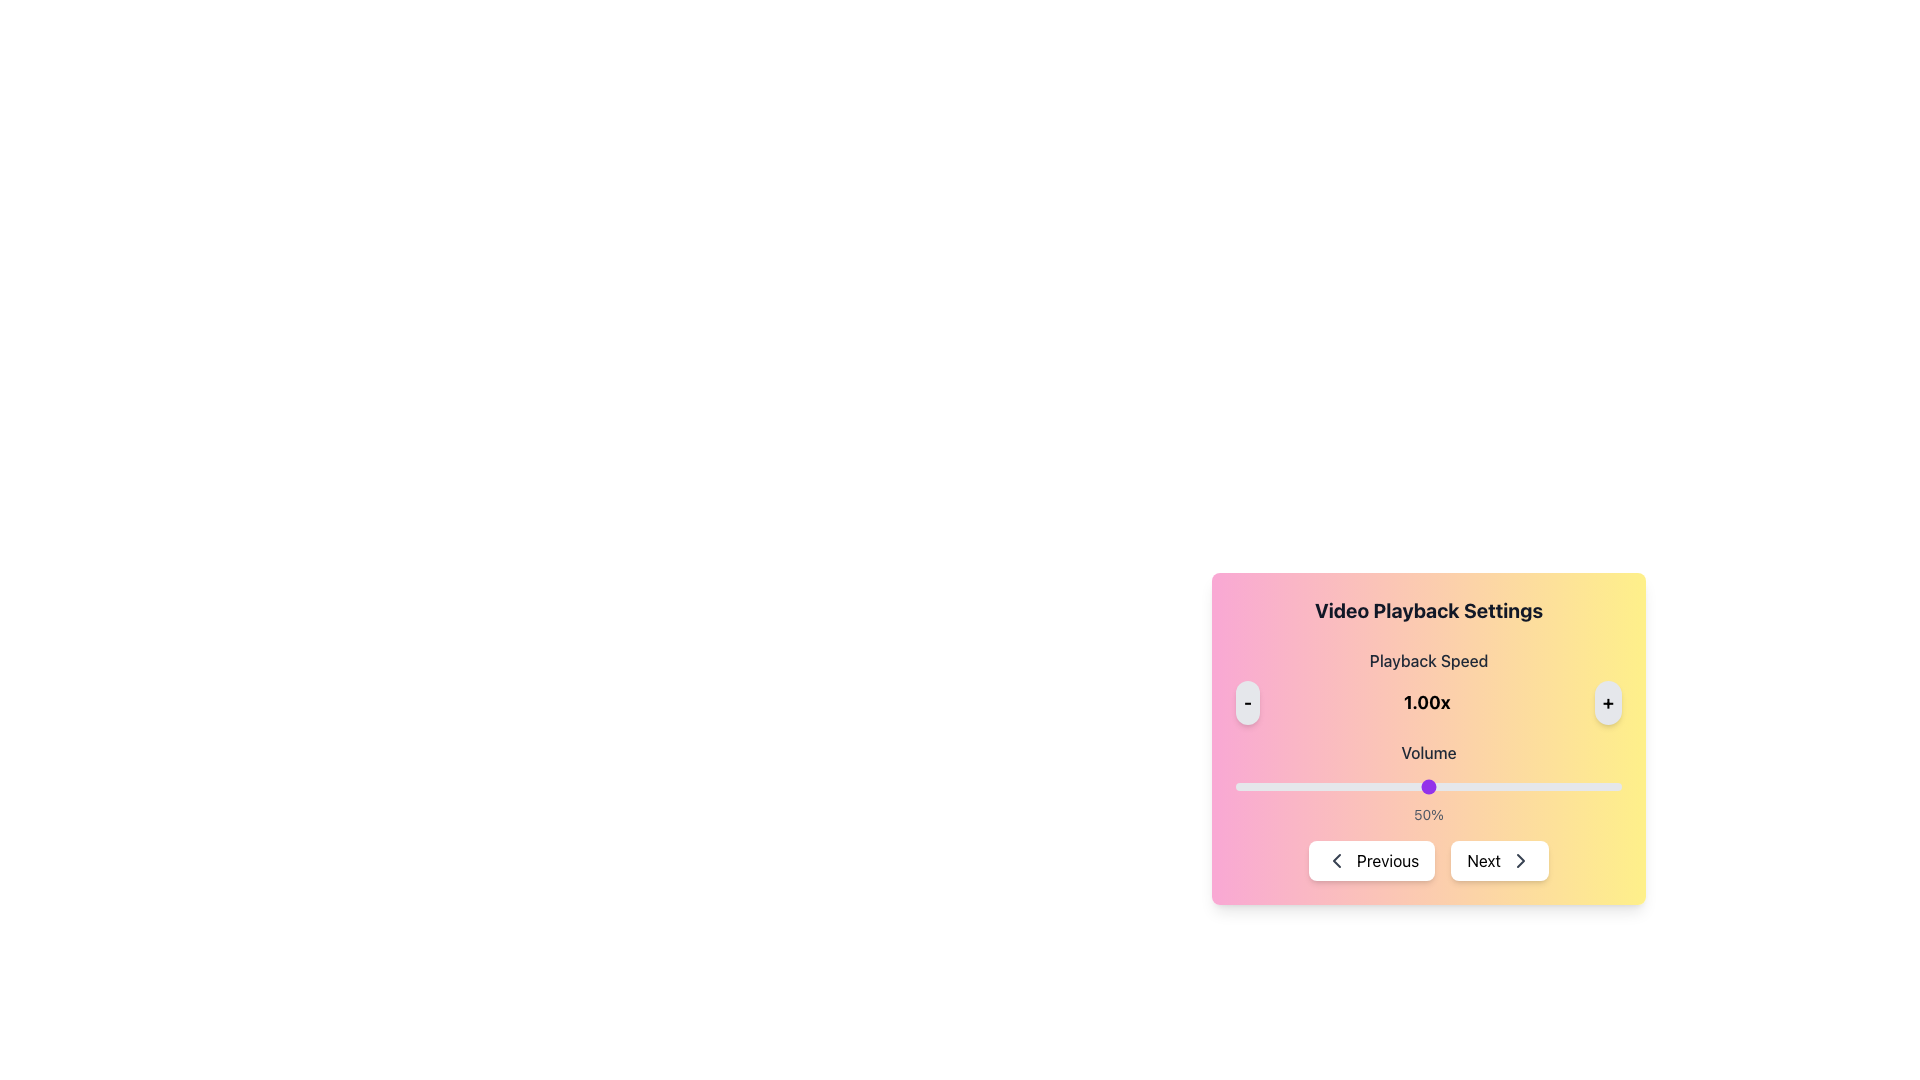 Image resolution: width=1920 pixels, height=1080 pixels. What do you see at coordinates (1247, 701) in the screenshot?
I see `the decrement button located on the left side of the numeric value display labeled '1.00x' in the 'Playback Speed' section` at bounding box center [1247, 701].